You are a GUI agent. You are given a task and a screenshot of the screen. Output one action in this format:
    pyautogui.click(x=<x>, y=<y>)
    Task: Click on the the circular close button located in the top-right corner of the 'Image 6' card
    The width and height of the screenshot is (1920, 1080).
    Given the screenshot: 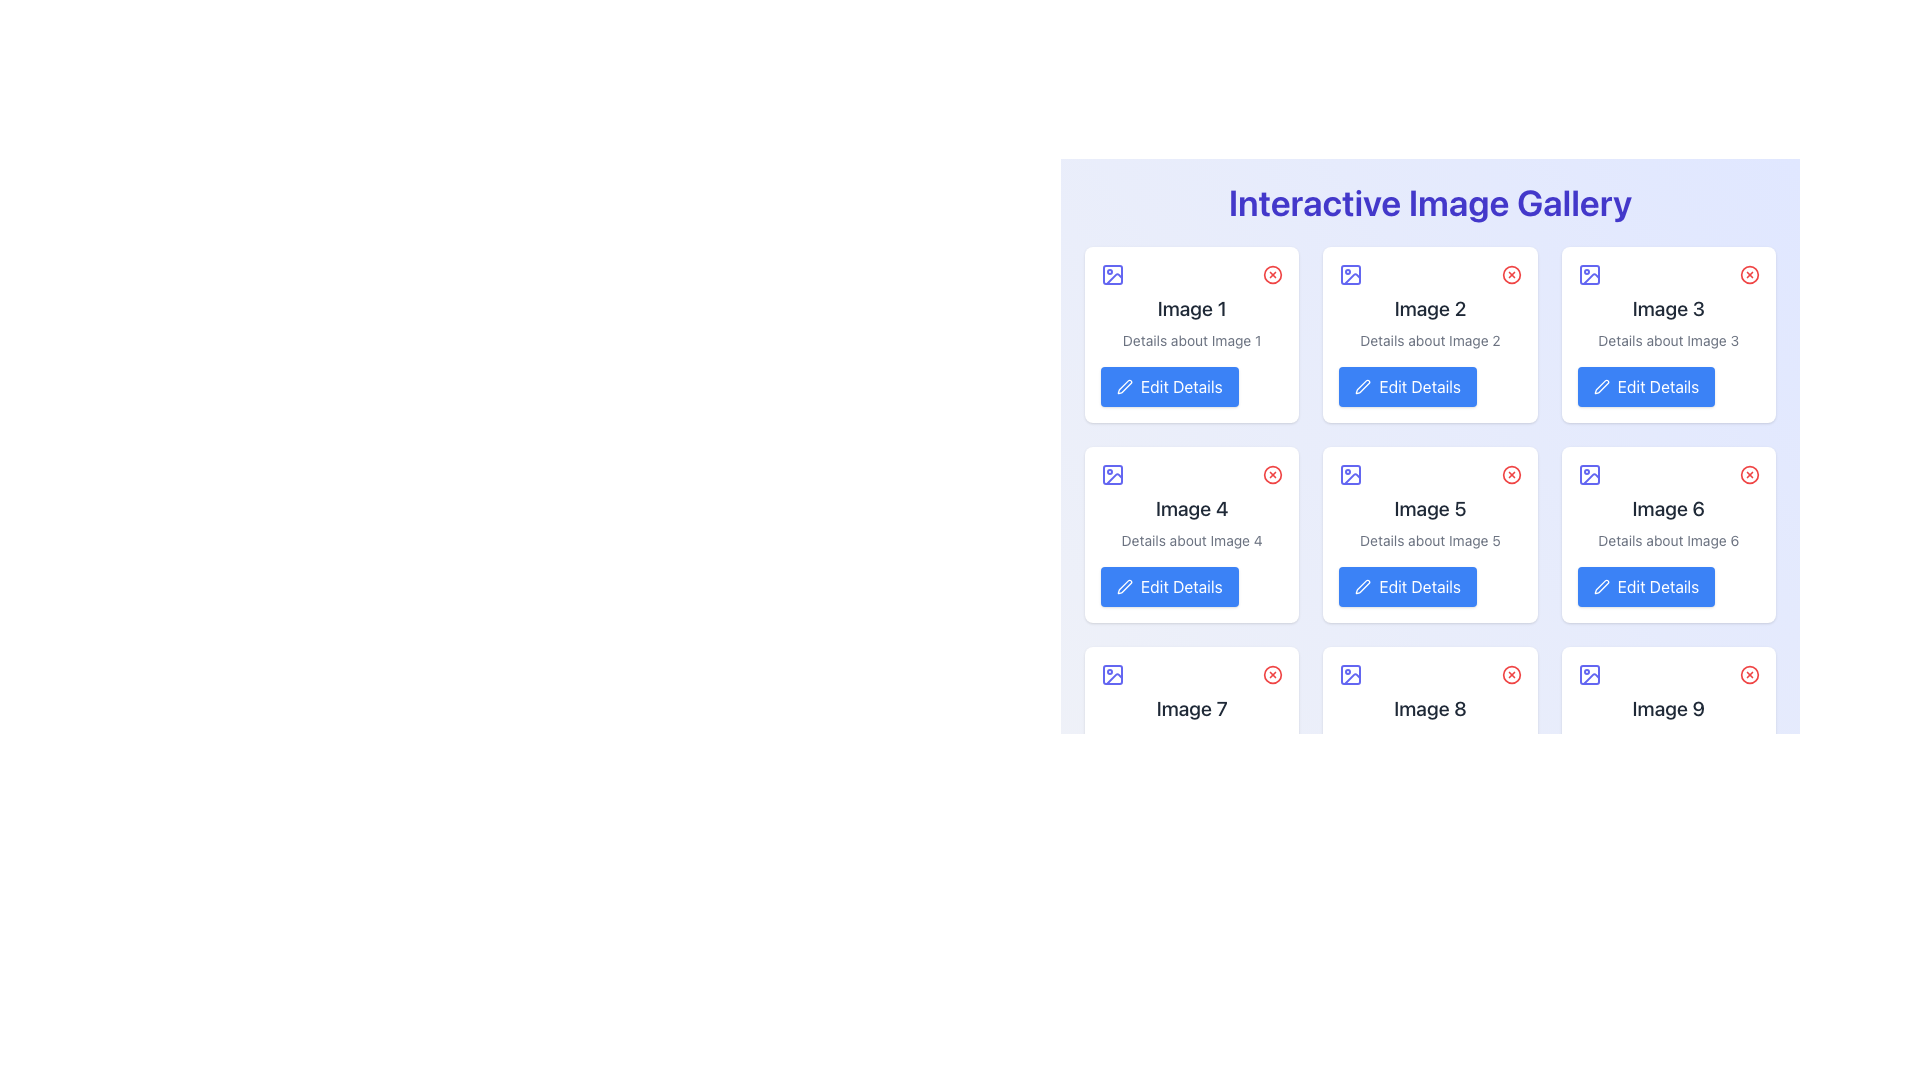 What is the action you would take?
    pyautogui.click(x=1748, y=474)
    